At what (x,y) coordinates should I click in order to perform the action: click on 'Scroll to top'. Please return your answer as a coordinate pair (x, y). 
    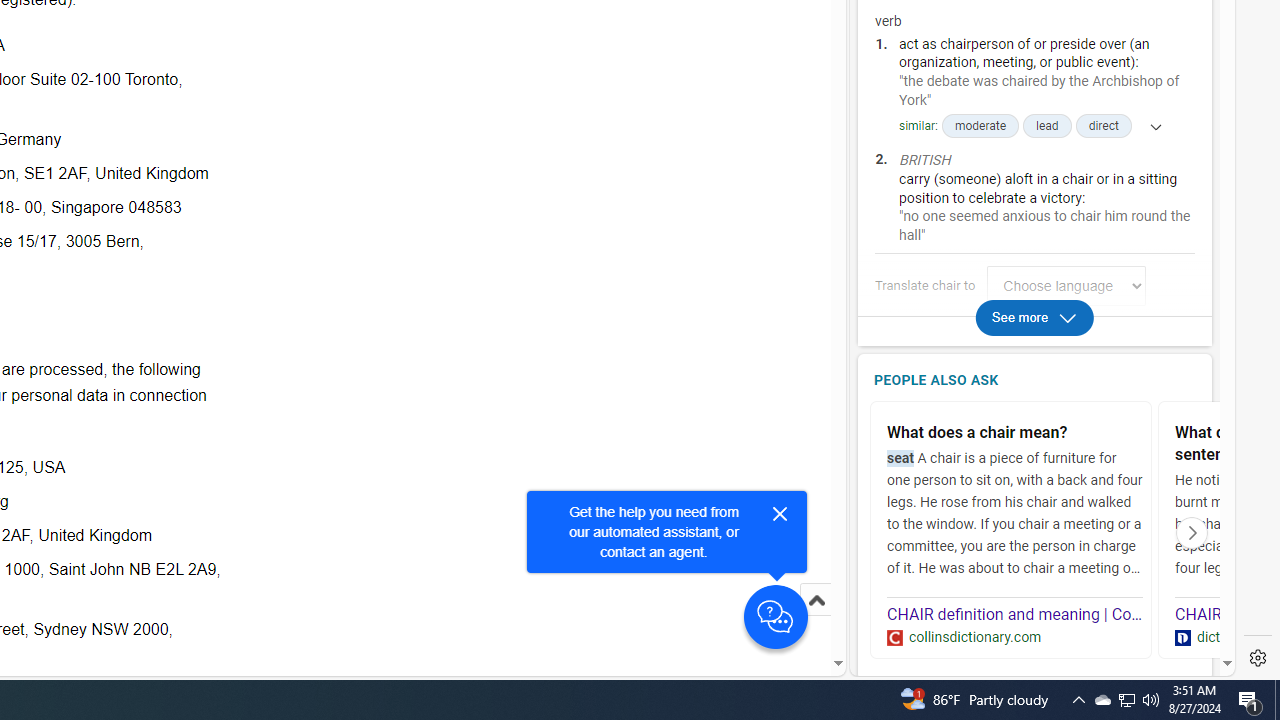
    Looking at the image, I should click on (816, 620).